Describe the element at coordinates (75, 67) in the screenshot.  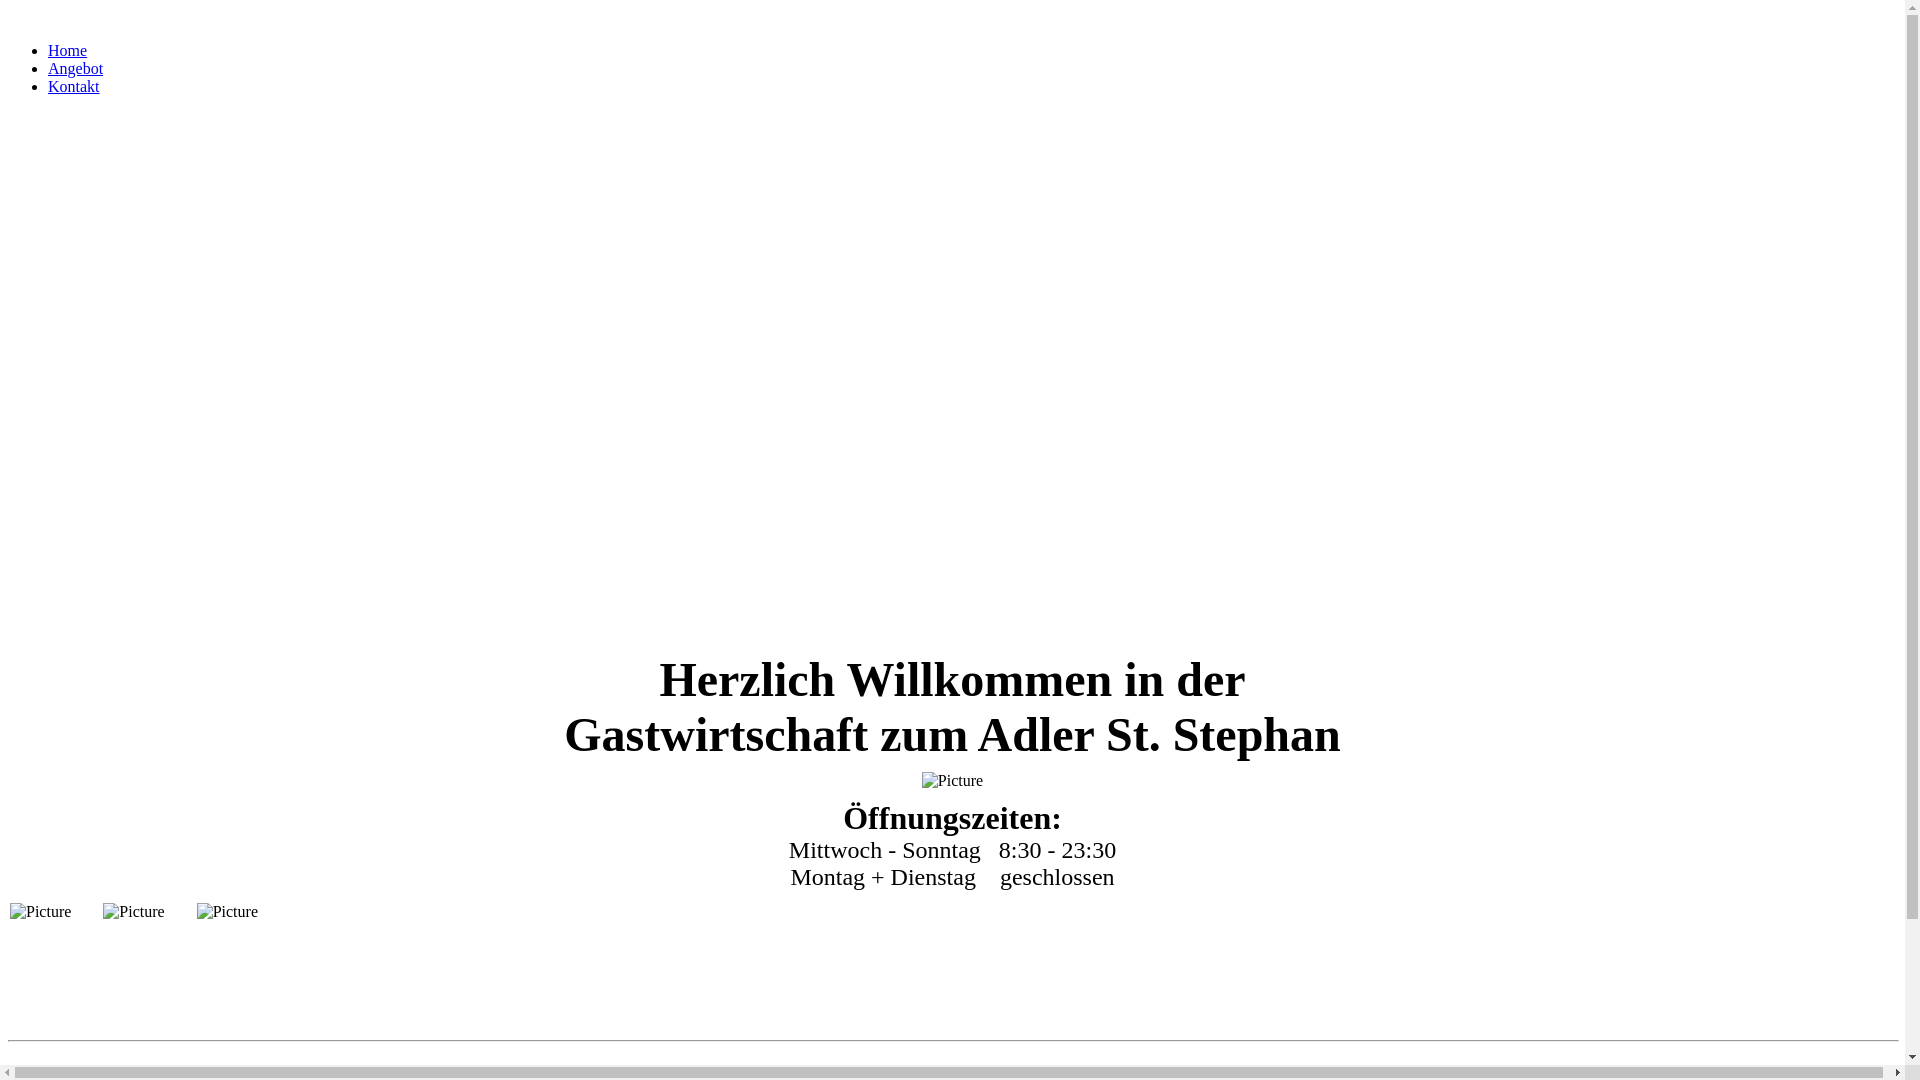
I see `'Angebot'` at that location.